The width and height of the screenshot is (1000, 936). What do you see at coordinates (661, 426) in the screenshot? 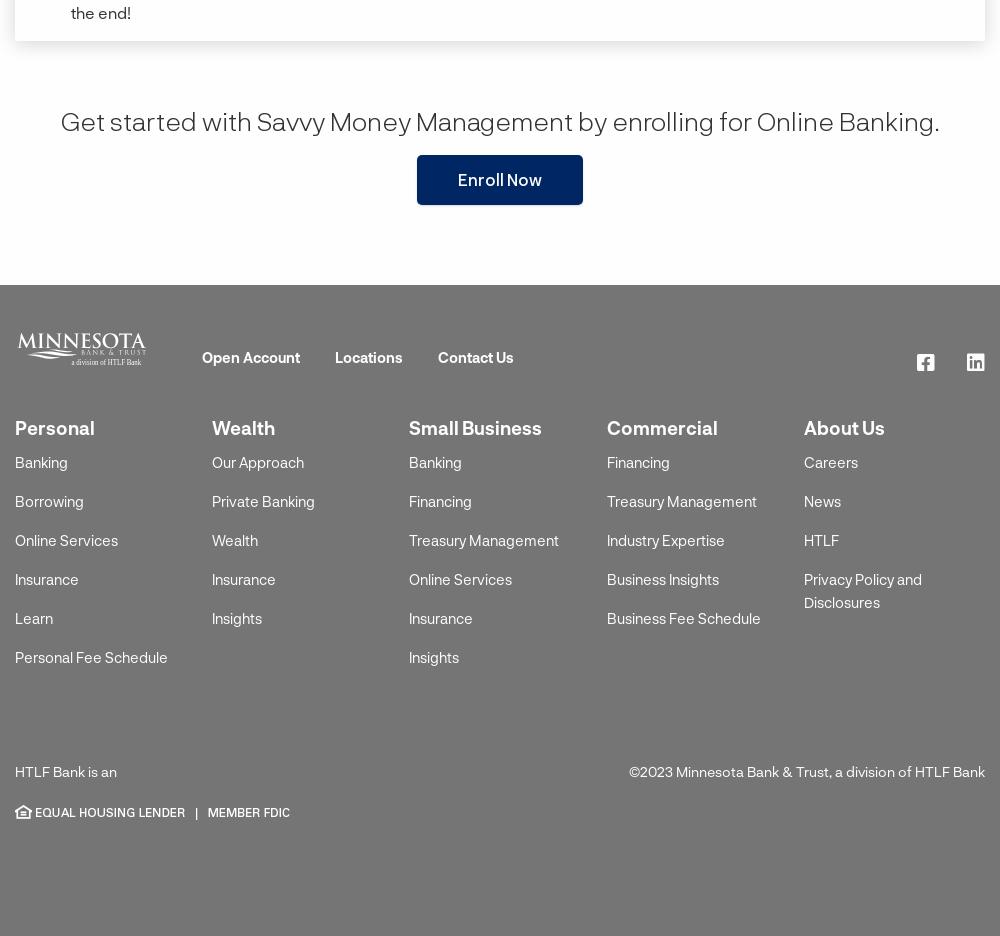
I see `'Commercial'` at bounding box center [661, 426].